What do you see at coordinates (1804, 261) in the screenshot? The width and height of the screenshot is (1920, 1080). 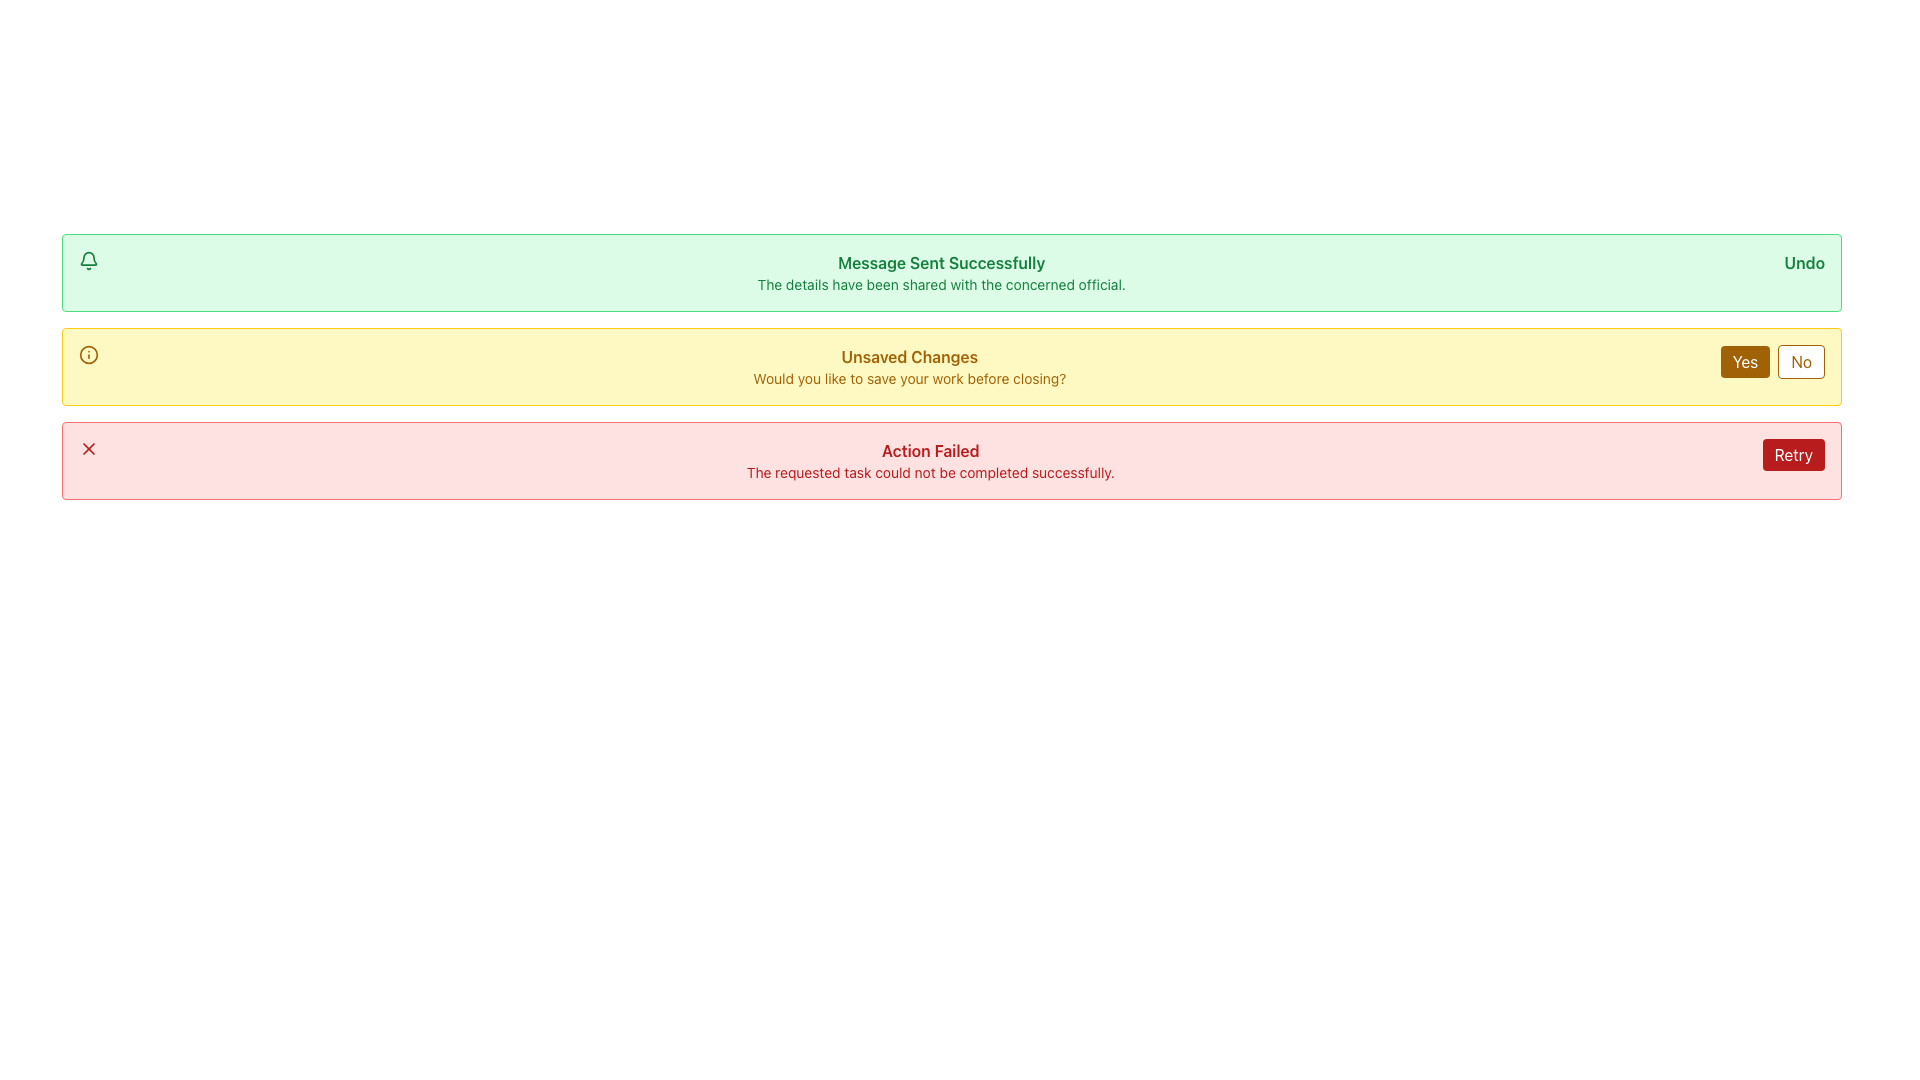 I see `the 'Undo' button` at bounding box center [1804, 261].